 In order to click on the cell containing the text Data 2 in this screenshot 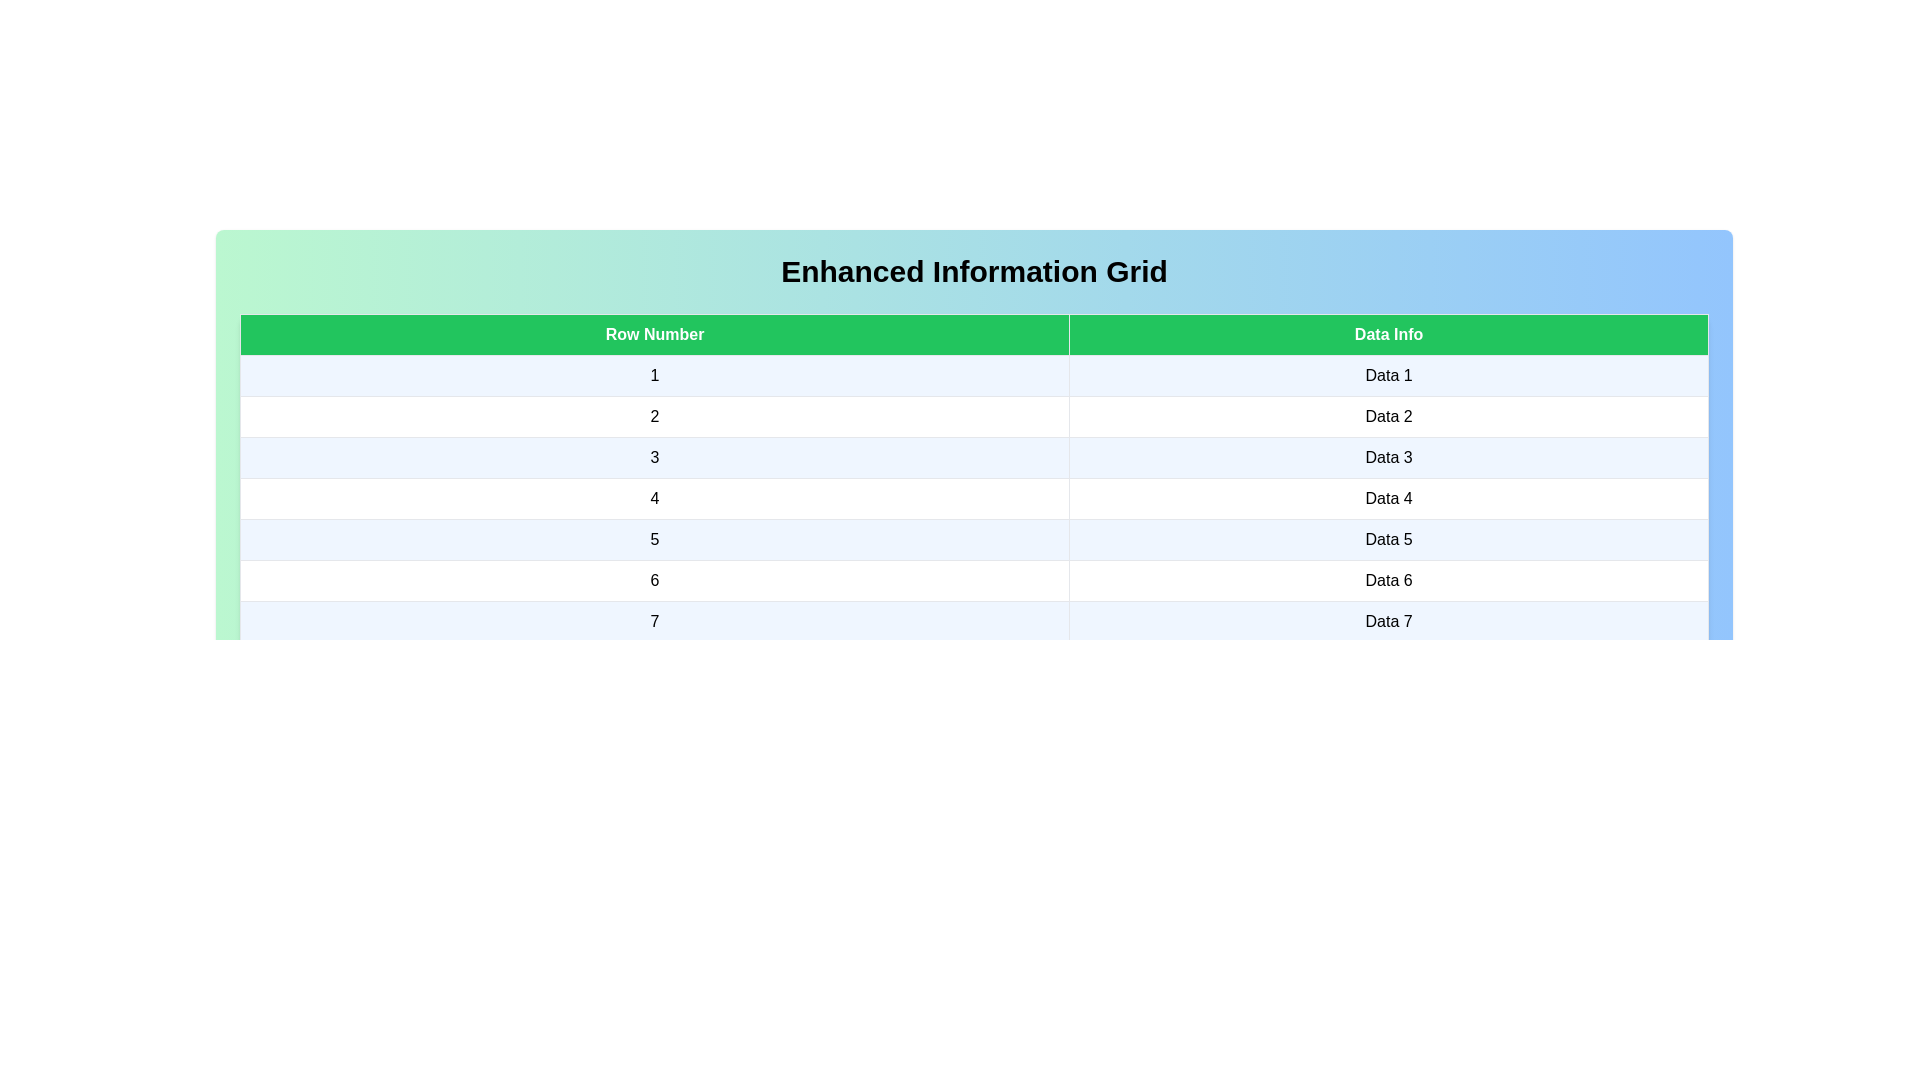, I will do `click(1388, 415)`.